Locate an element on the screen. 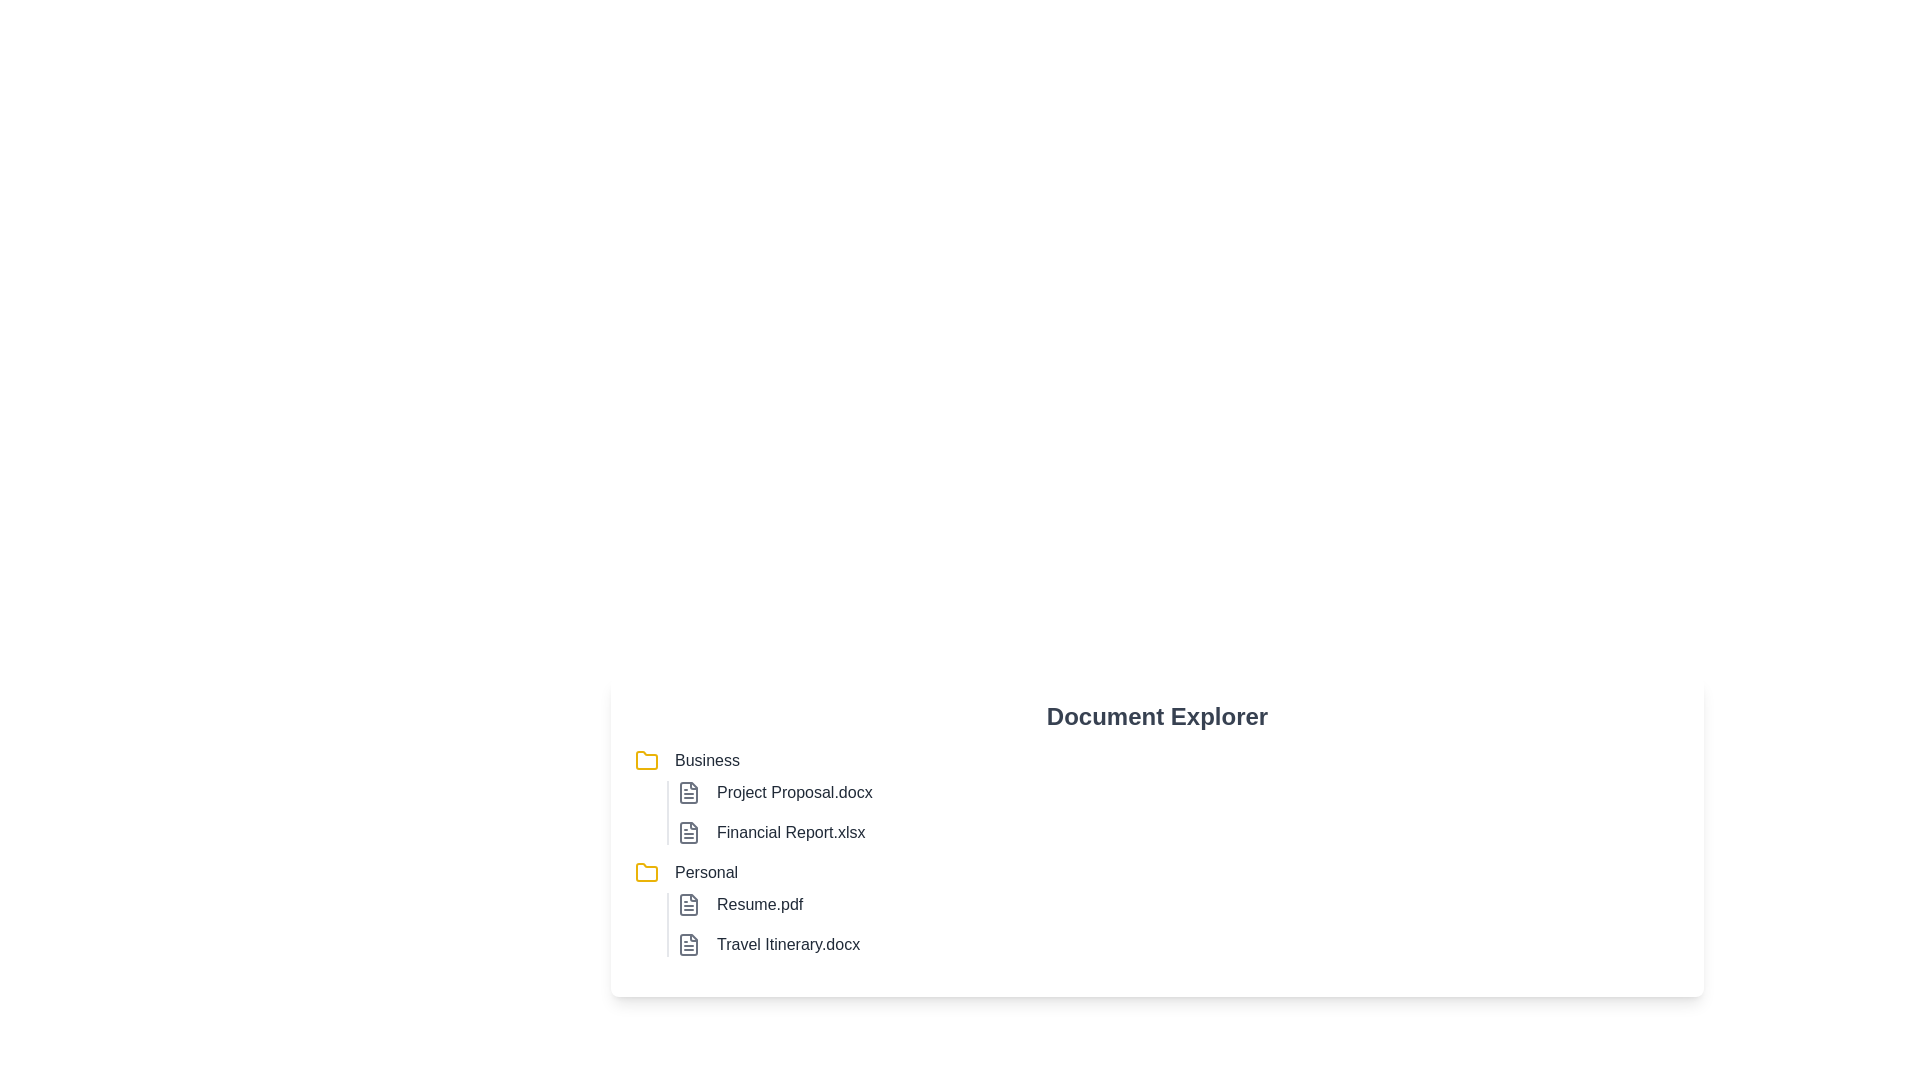  the file icon representing 'Financial Report.xlsx' to bring it into focus is located at coordinates (689, 833).